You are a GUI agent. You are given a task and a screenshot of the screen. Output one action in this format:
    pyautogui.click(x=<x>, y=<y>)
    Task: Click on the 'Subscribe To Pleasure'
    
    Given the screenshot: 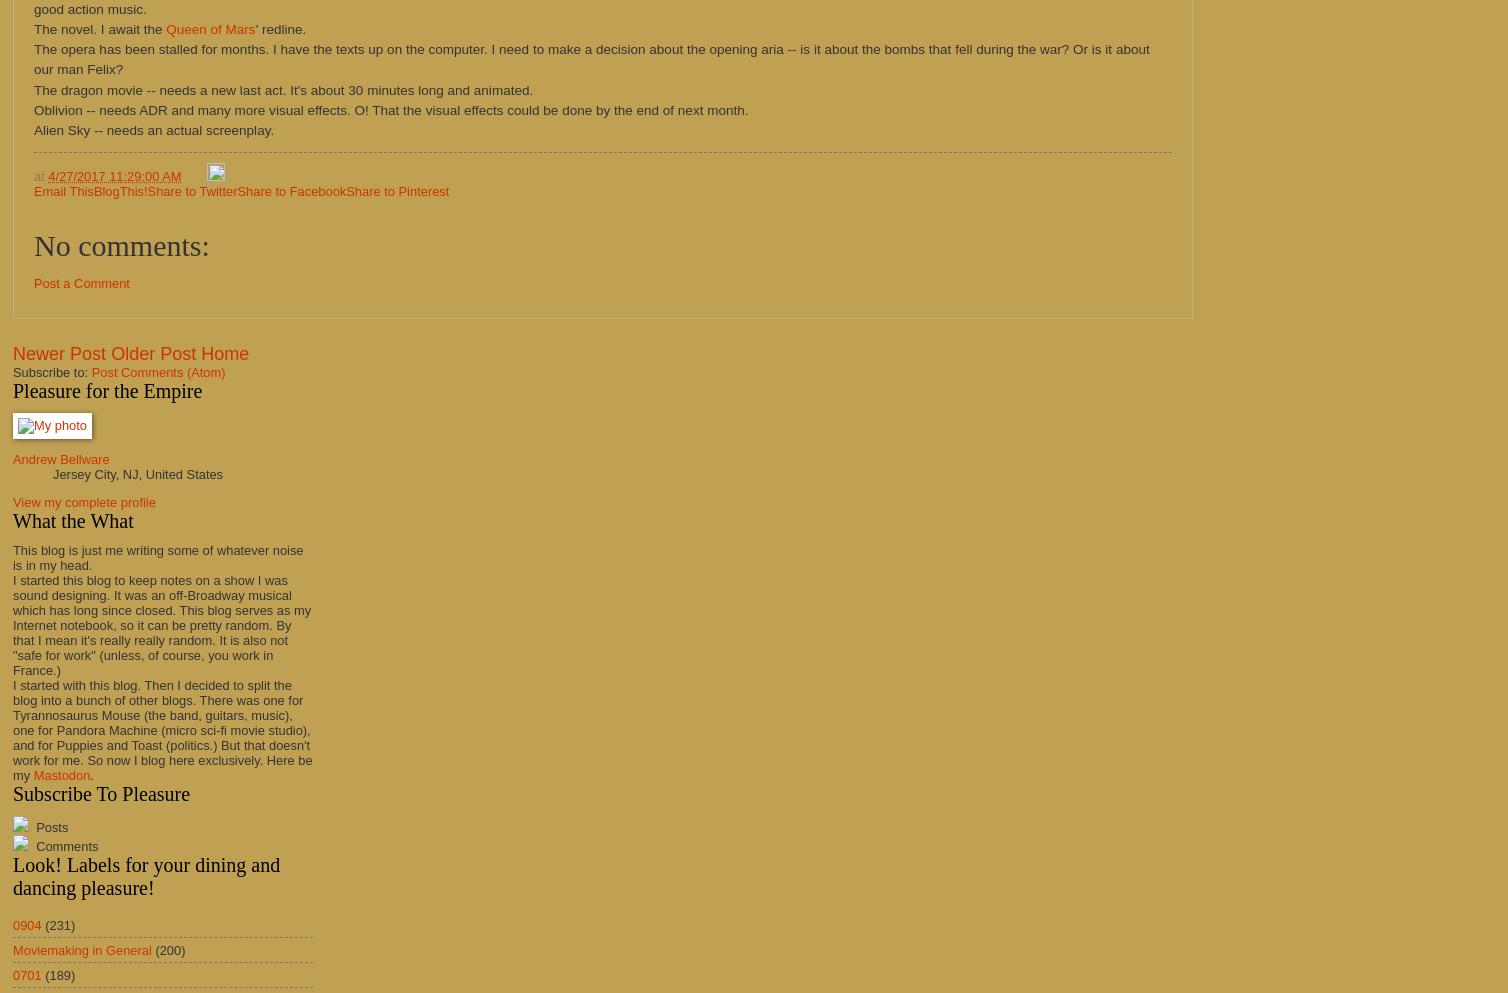 What is the action you would take?
    pyautogui.click(x=101, y=793)
    